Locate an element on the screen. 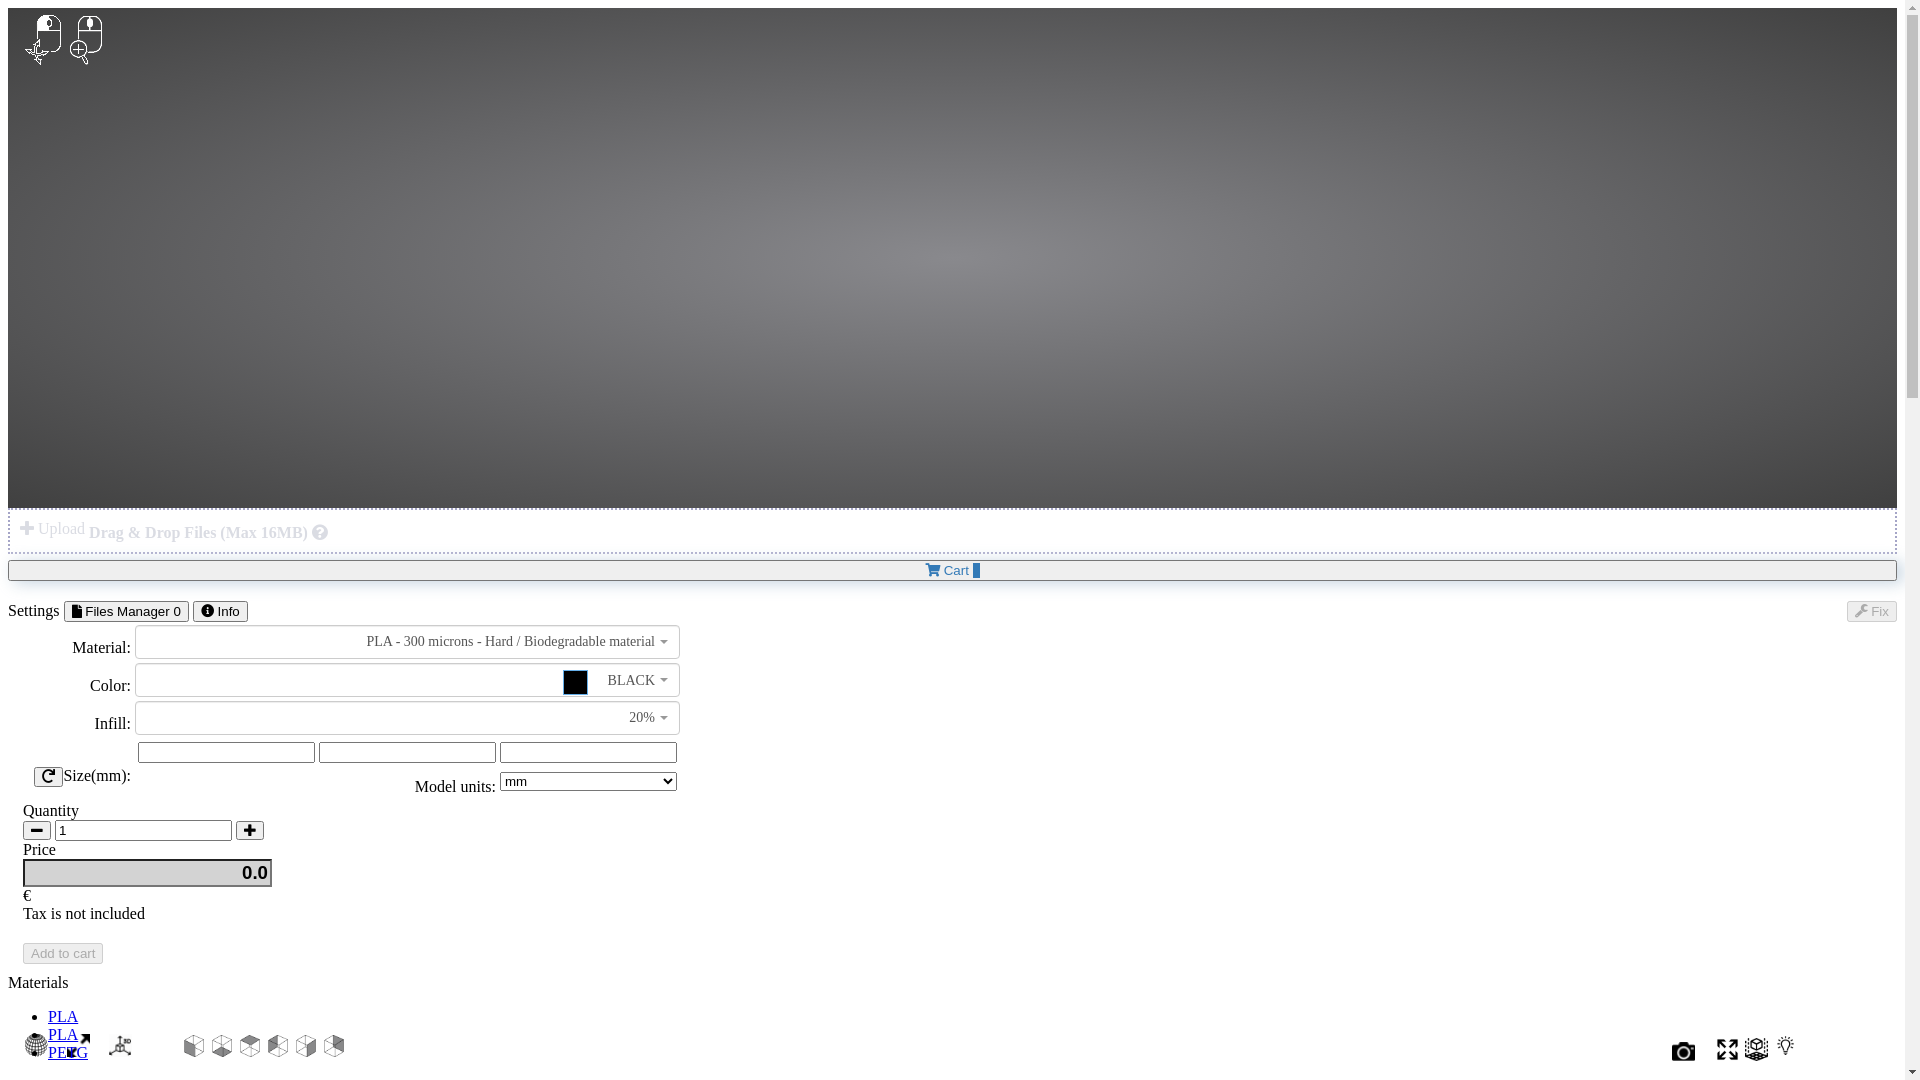 This screenshot has height=1080, width=1920. 'Bottom View' is located at coordinates (221, 1050).